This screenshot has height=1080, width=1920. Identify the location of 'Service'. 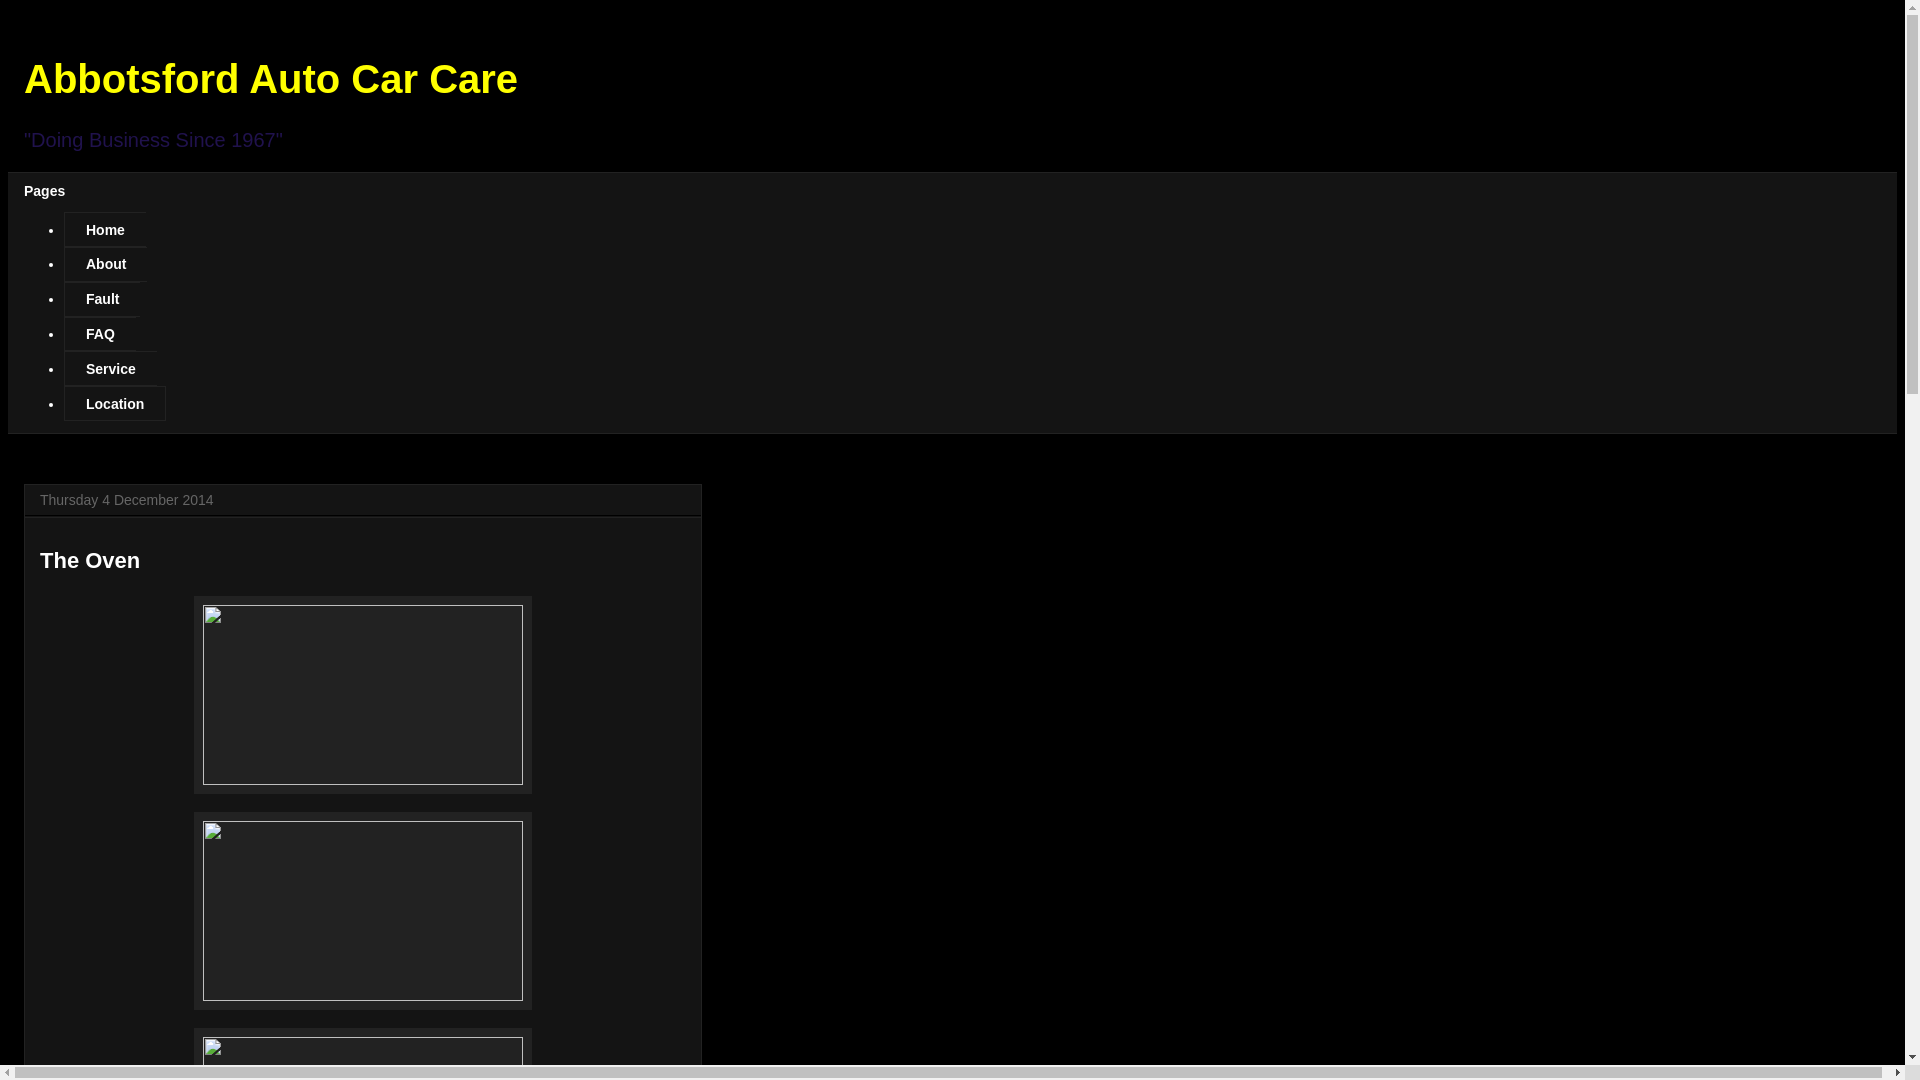
(63, 368).